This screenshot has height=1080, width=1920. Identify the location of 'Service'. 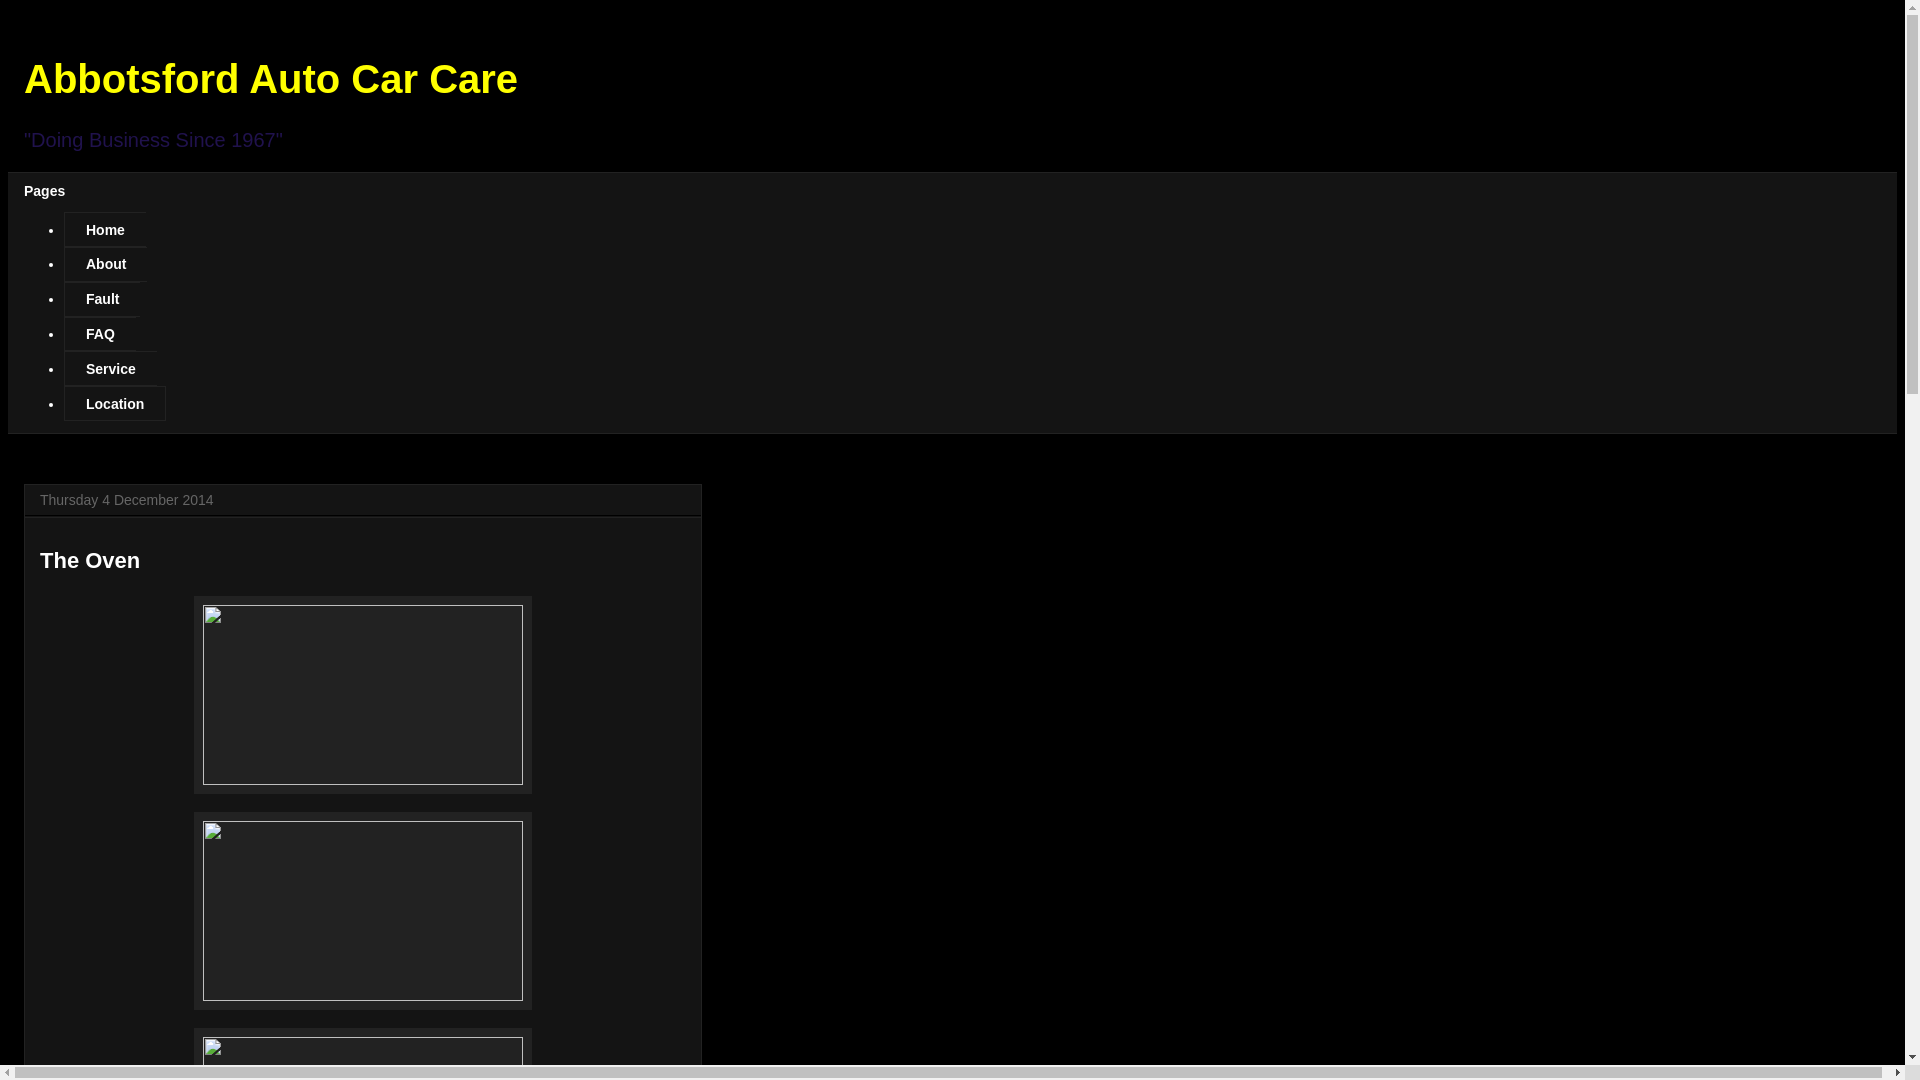
(63, 368).